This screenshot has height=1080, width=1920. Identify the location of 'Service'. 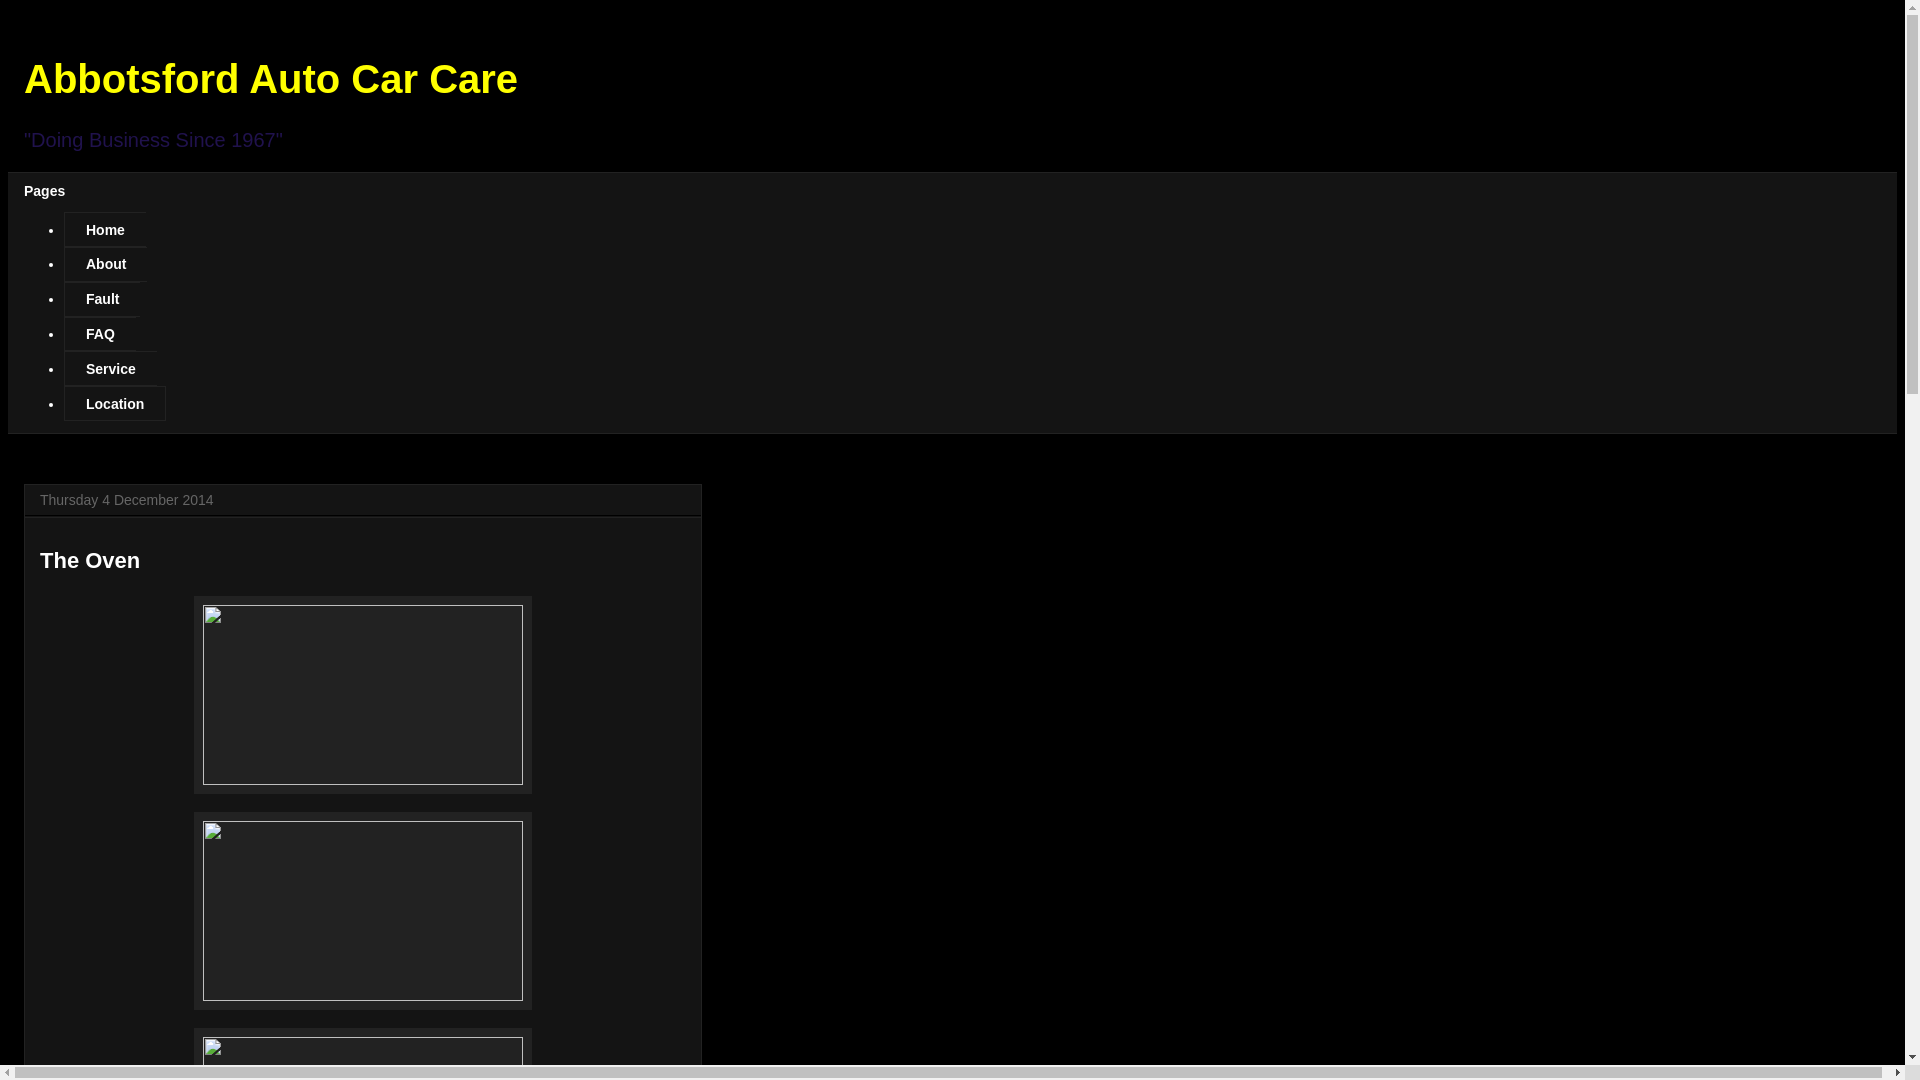
(63, 368).